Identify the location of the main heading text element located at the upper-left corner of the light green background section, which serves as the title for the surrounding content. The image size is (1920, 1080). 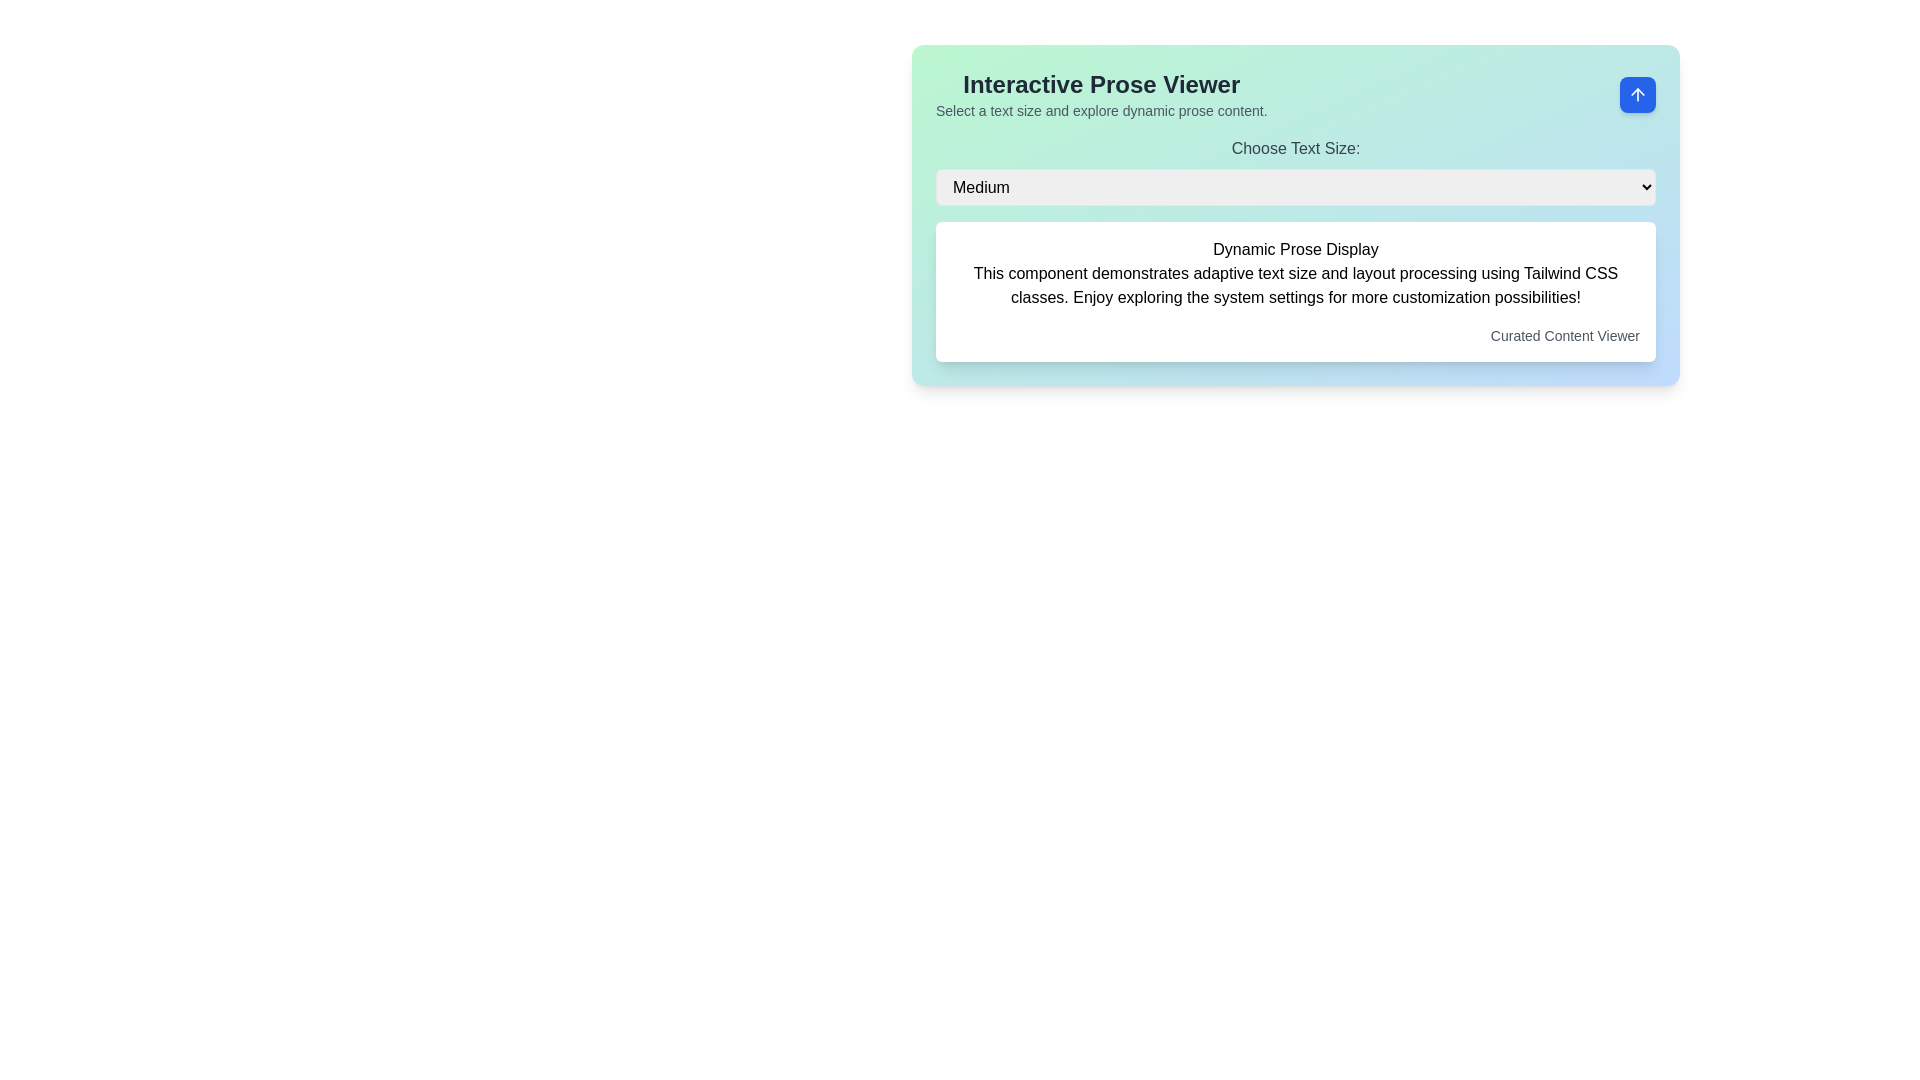
(1100, 83).